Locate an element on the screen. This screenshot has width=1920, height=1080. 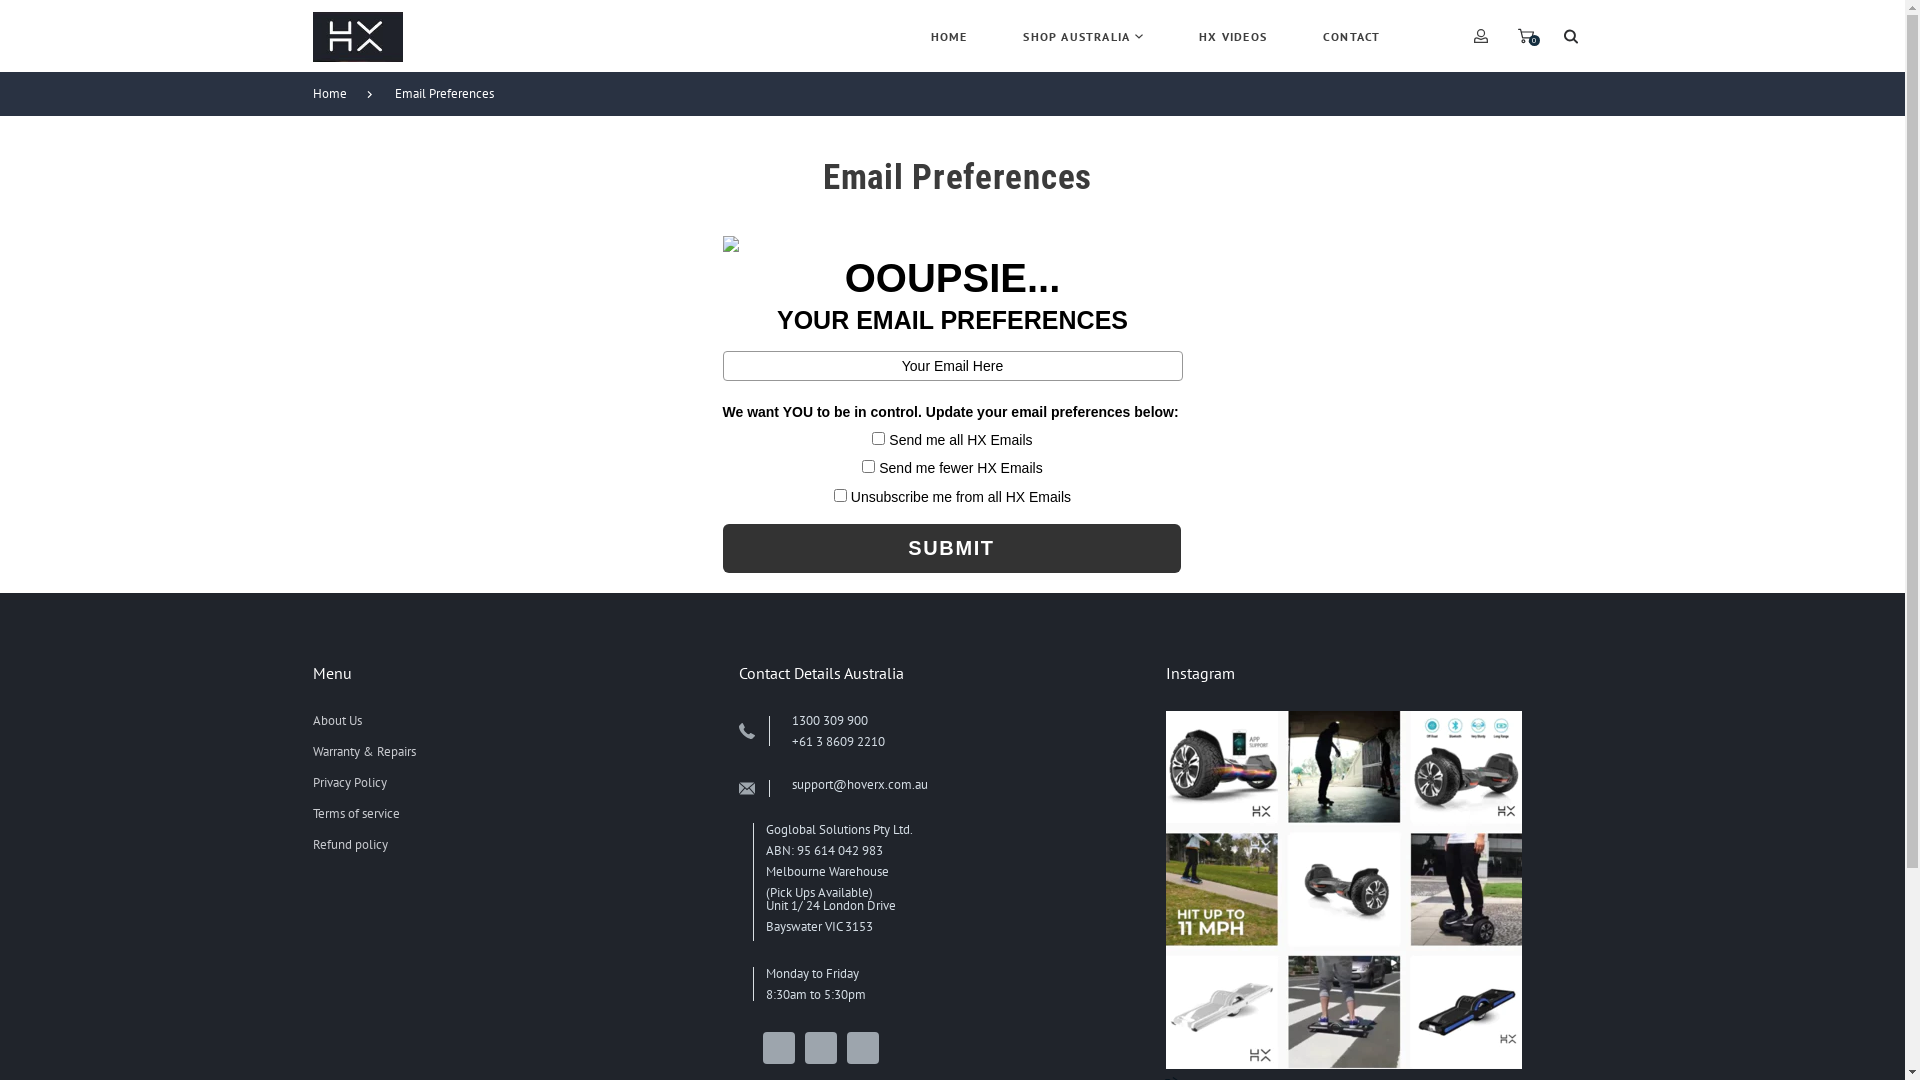
'Terms of service' is located at coordinates (355, 813).